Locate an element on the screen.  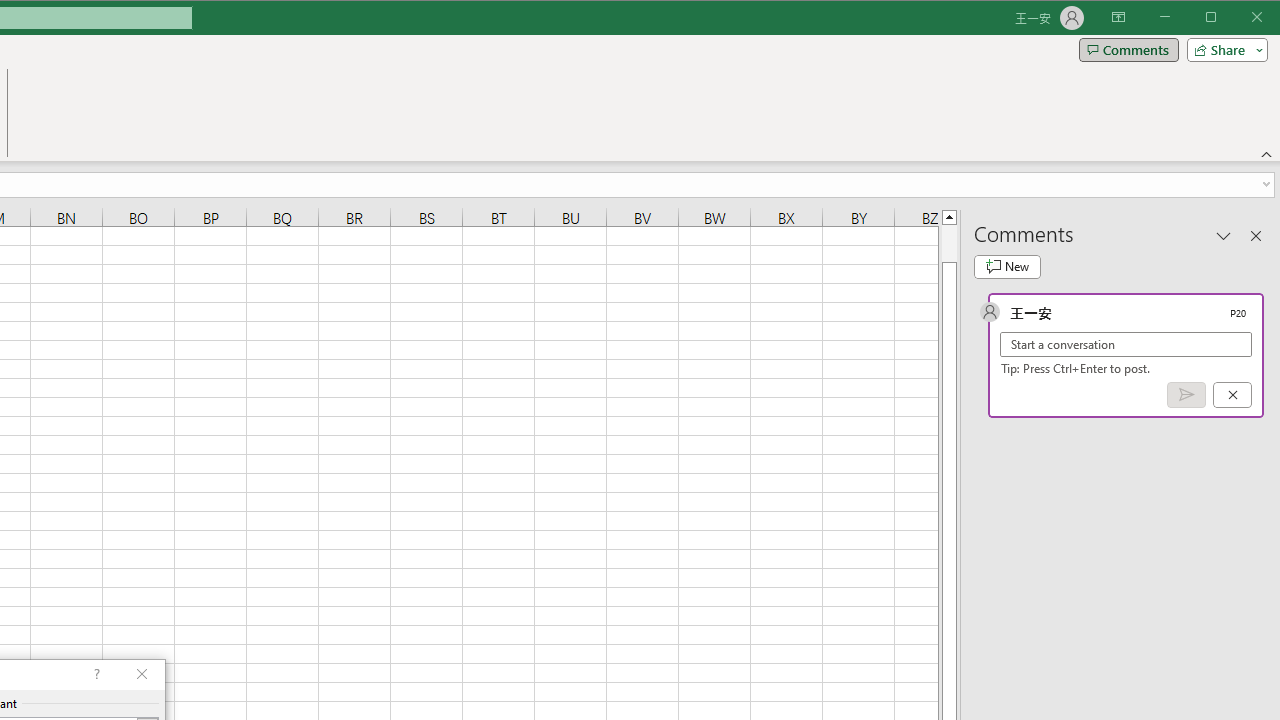
'Share' is located at coordinates (1222, 49).